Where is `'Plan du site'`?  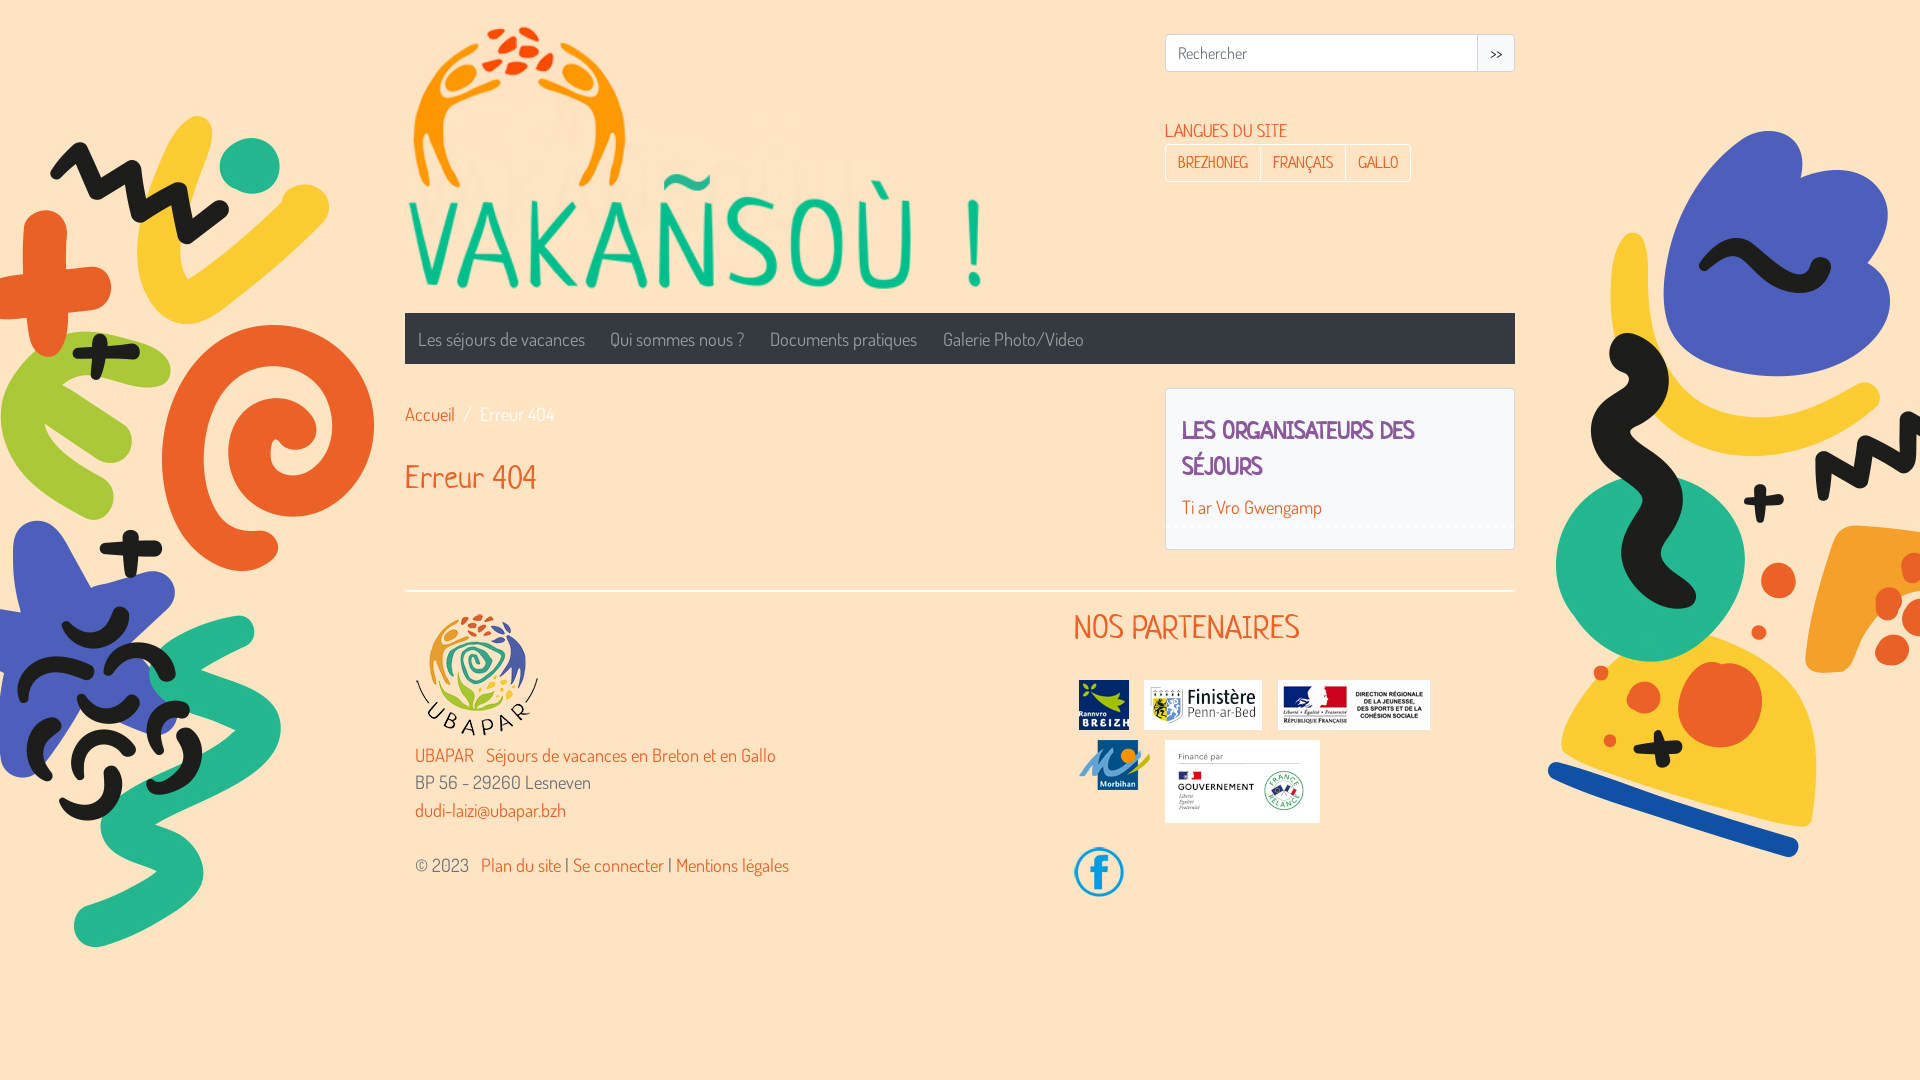
'Plan du site' is located at coordinates (480, 863).